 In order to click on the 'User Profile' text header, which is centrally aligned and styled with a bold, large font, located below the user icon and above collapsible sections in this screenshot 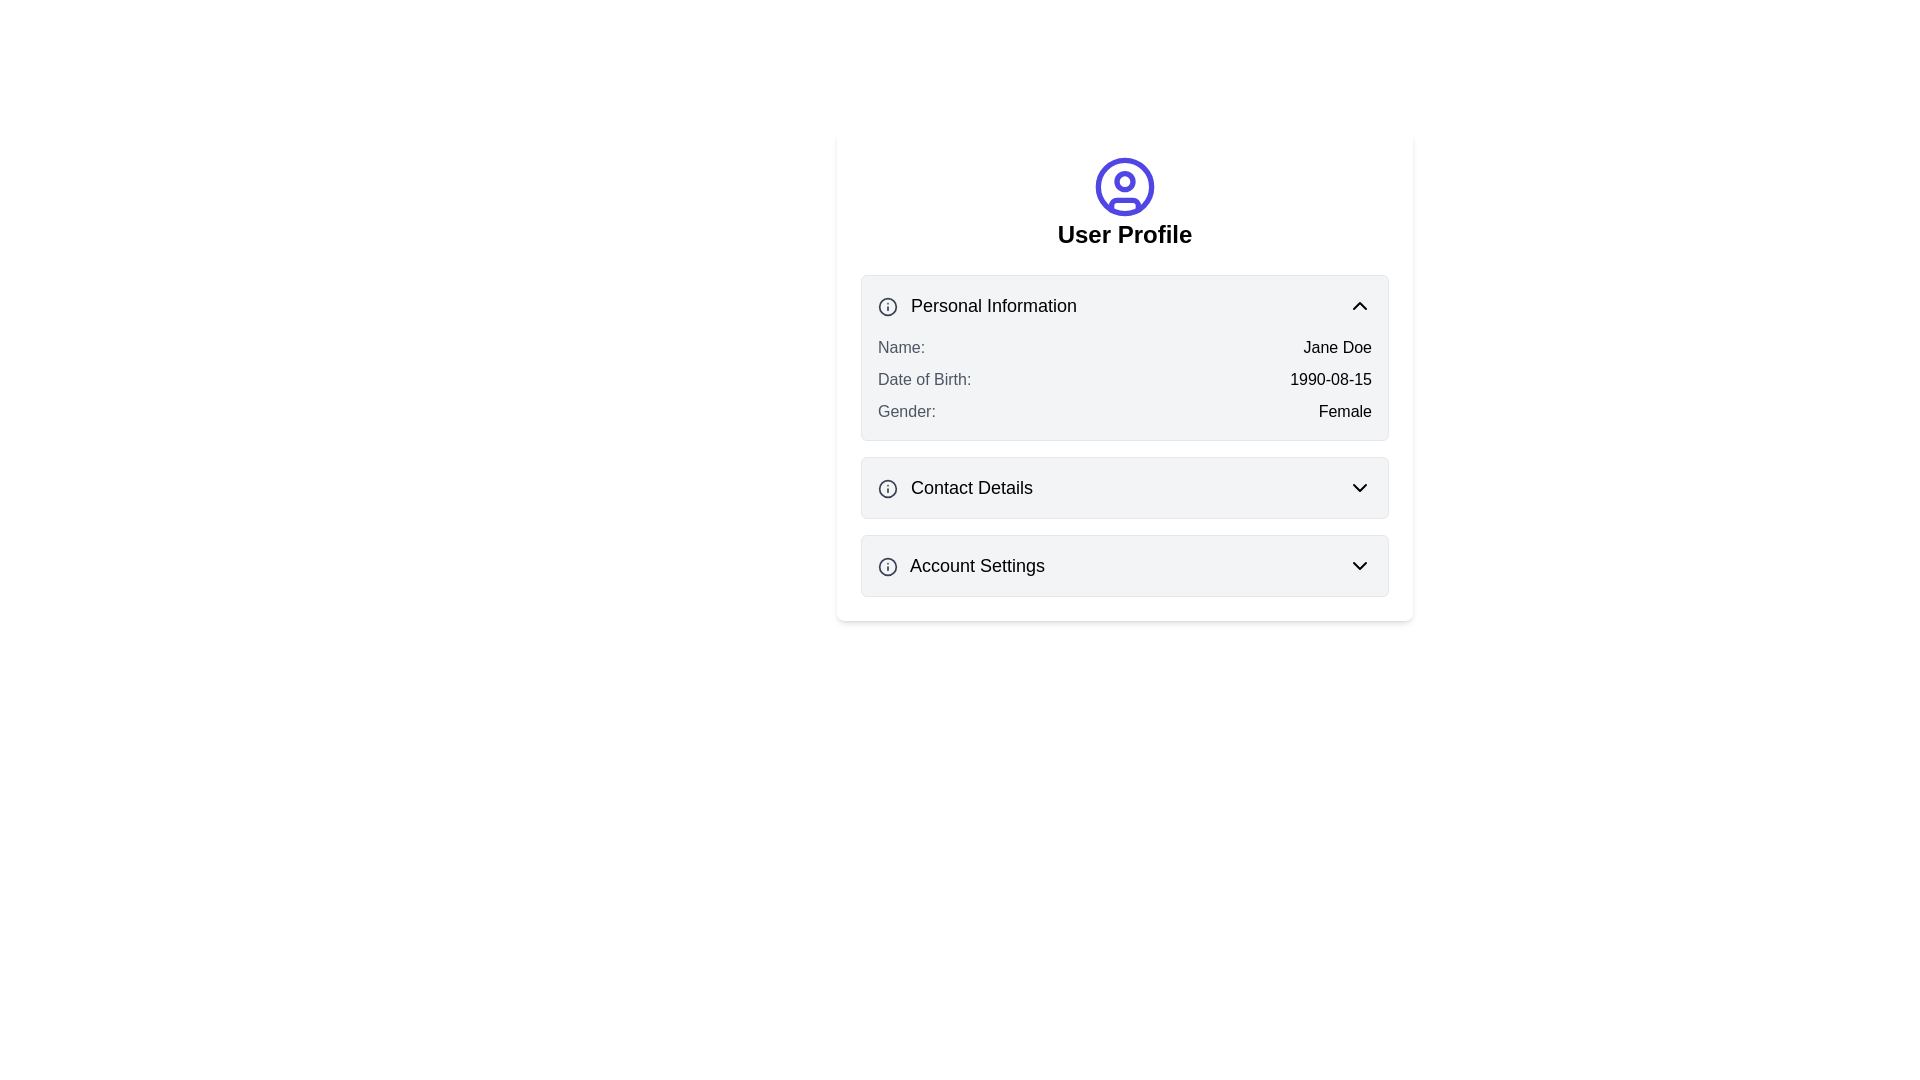, I will do `click(1124, 234)`.